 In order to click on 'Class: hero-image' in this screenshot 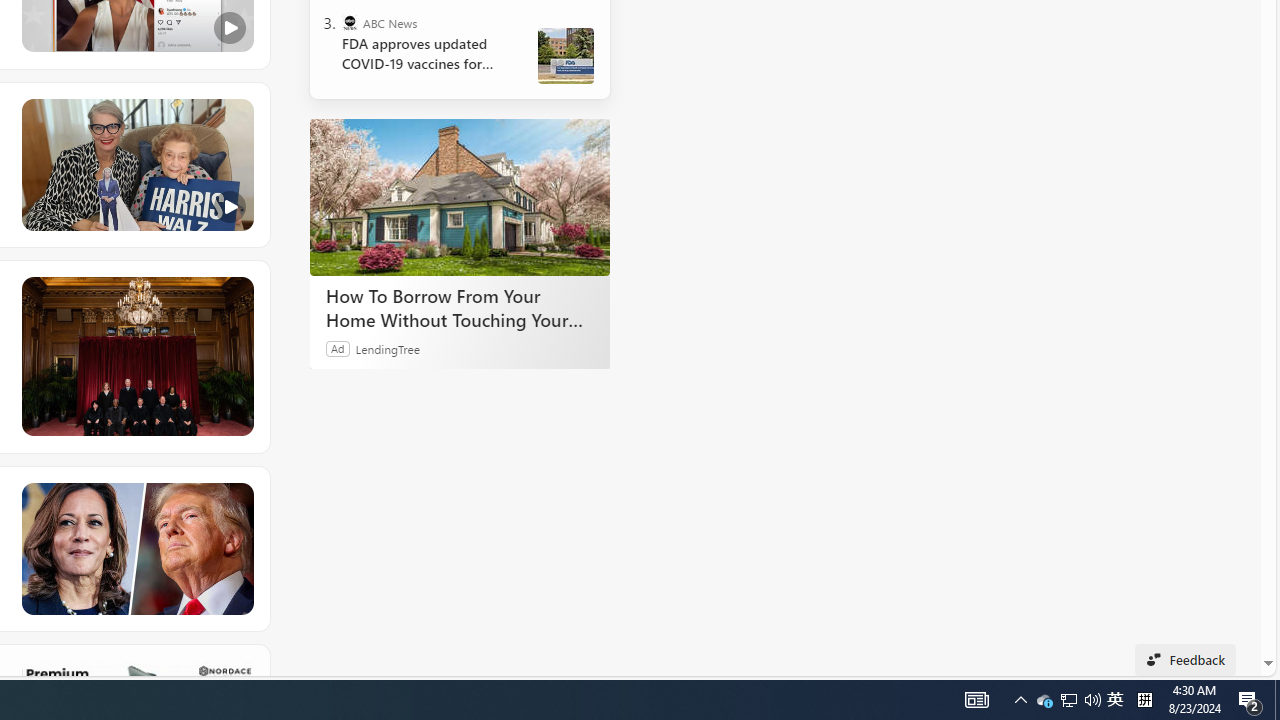, I will do `click(135, 164)`.